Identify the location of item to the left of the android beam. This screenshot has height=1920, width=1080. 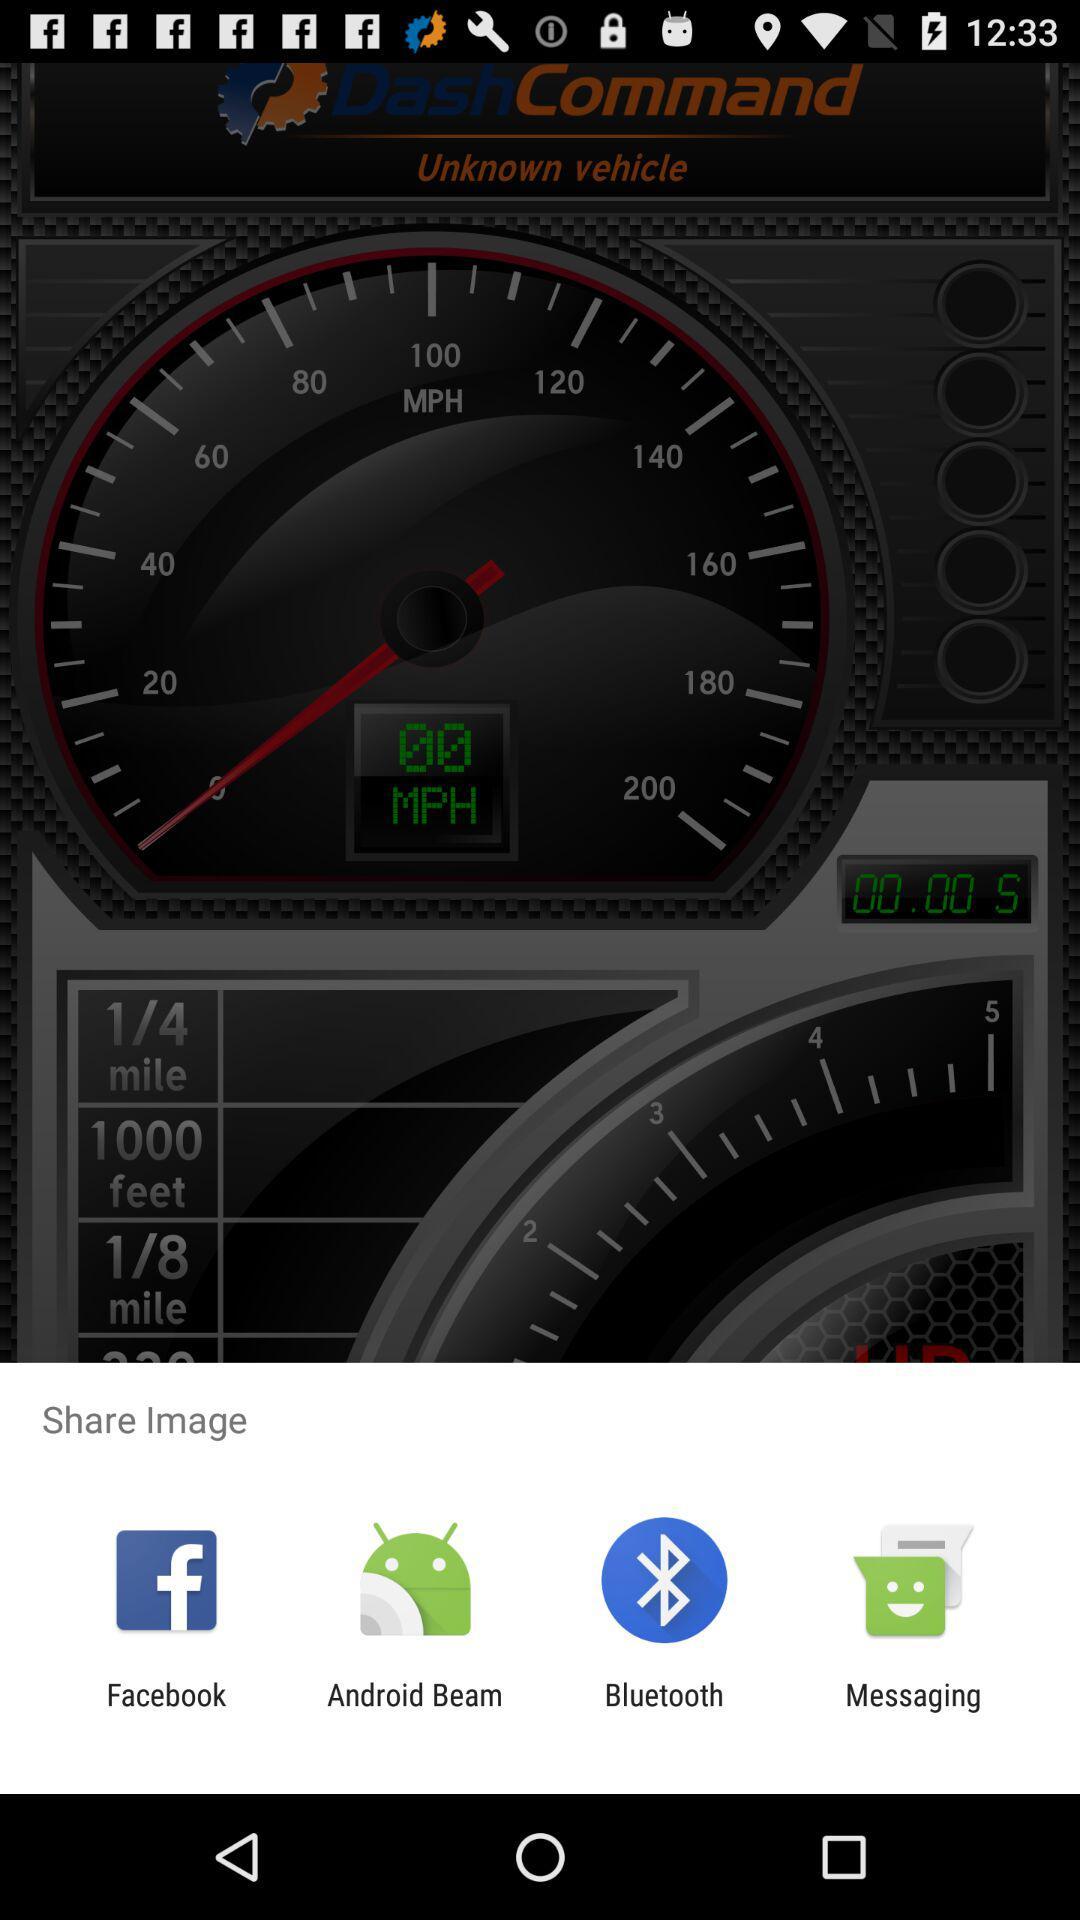
(165, 1711).